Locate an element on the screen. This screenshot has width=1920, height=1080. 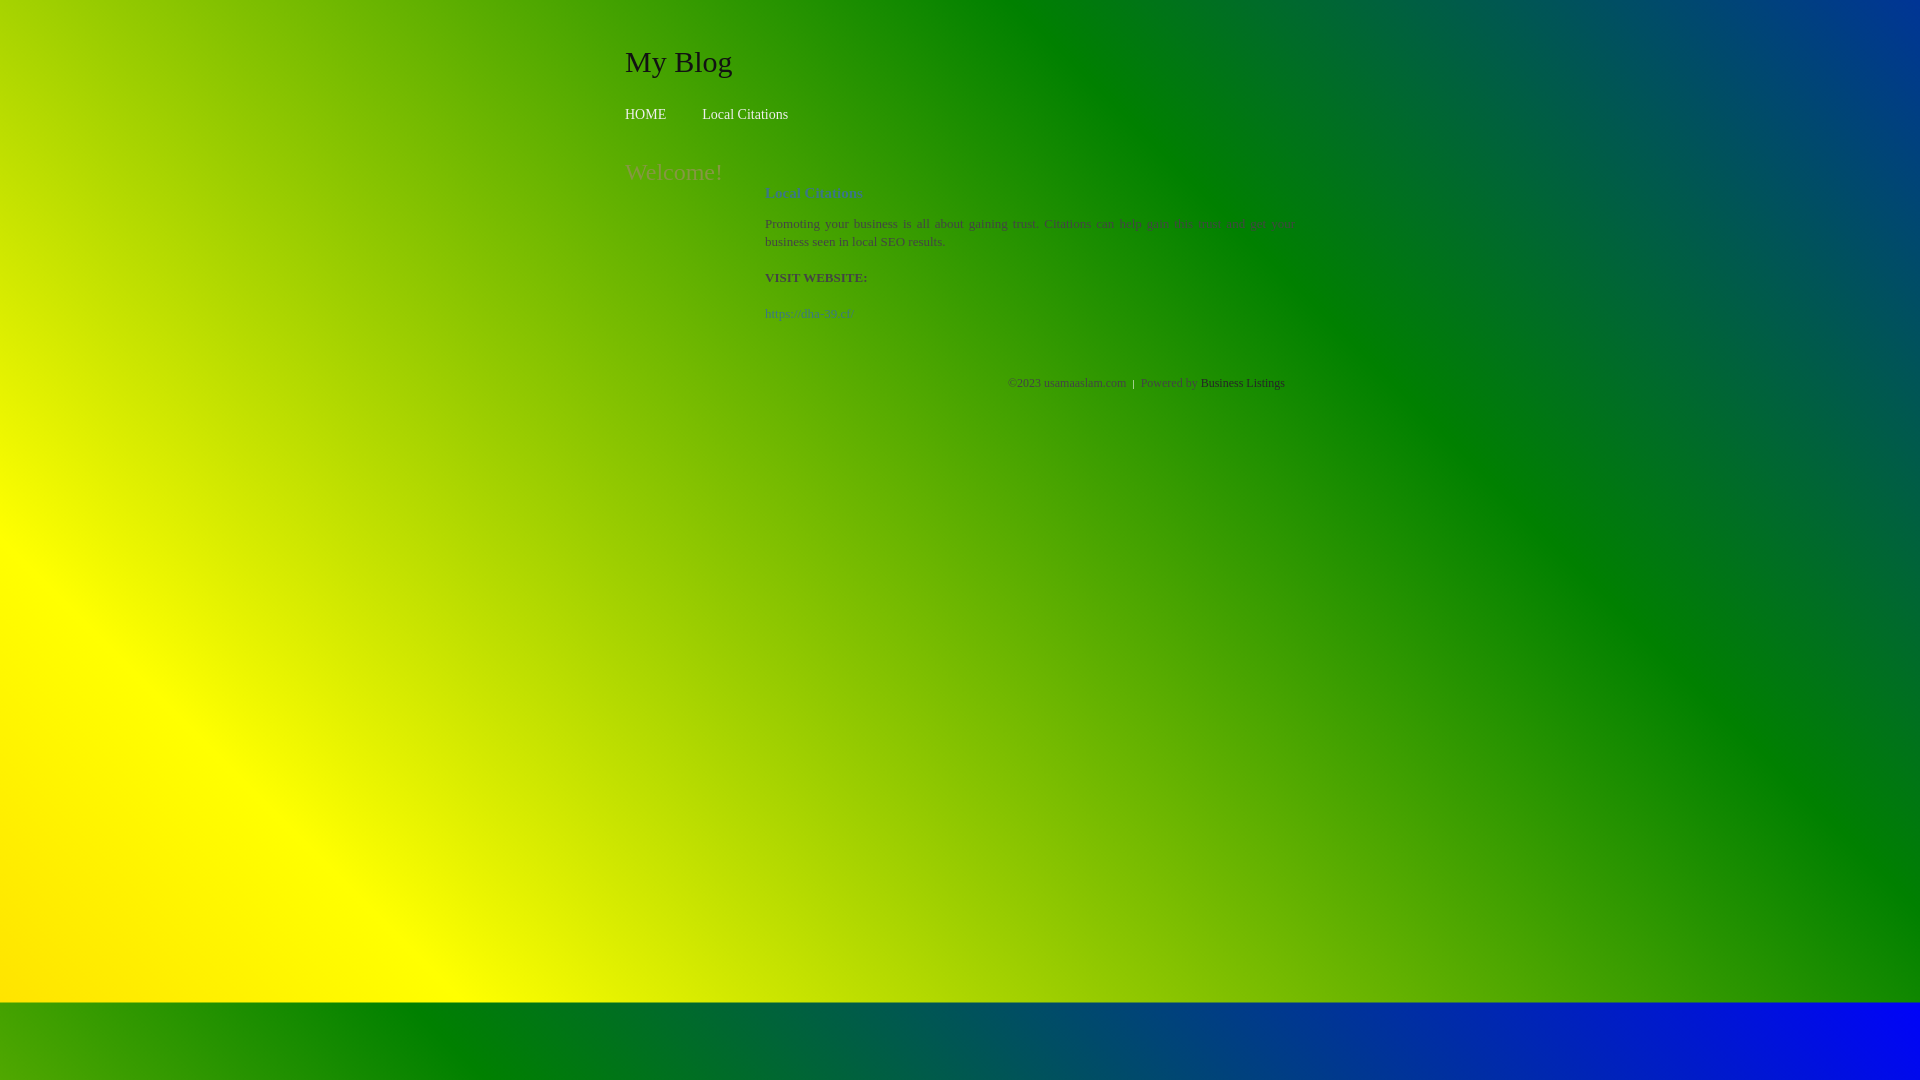
'My Blog' is located at coordinates (678, 60).